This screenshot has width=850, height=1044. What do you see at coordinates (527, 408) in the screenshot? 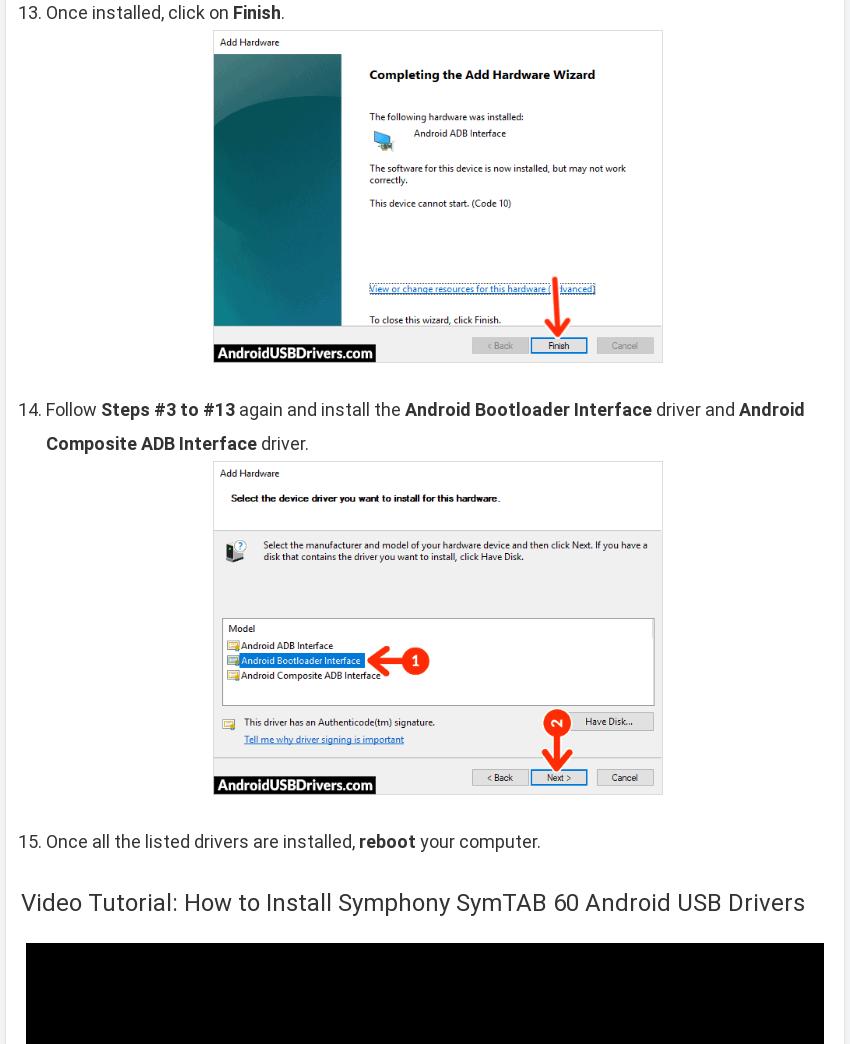
I see `'Android Bootloader Interface'` at bounding box center [527, 408].